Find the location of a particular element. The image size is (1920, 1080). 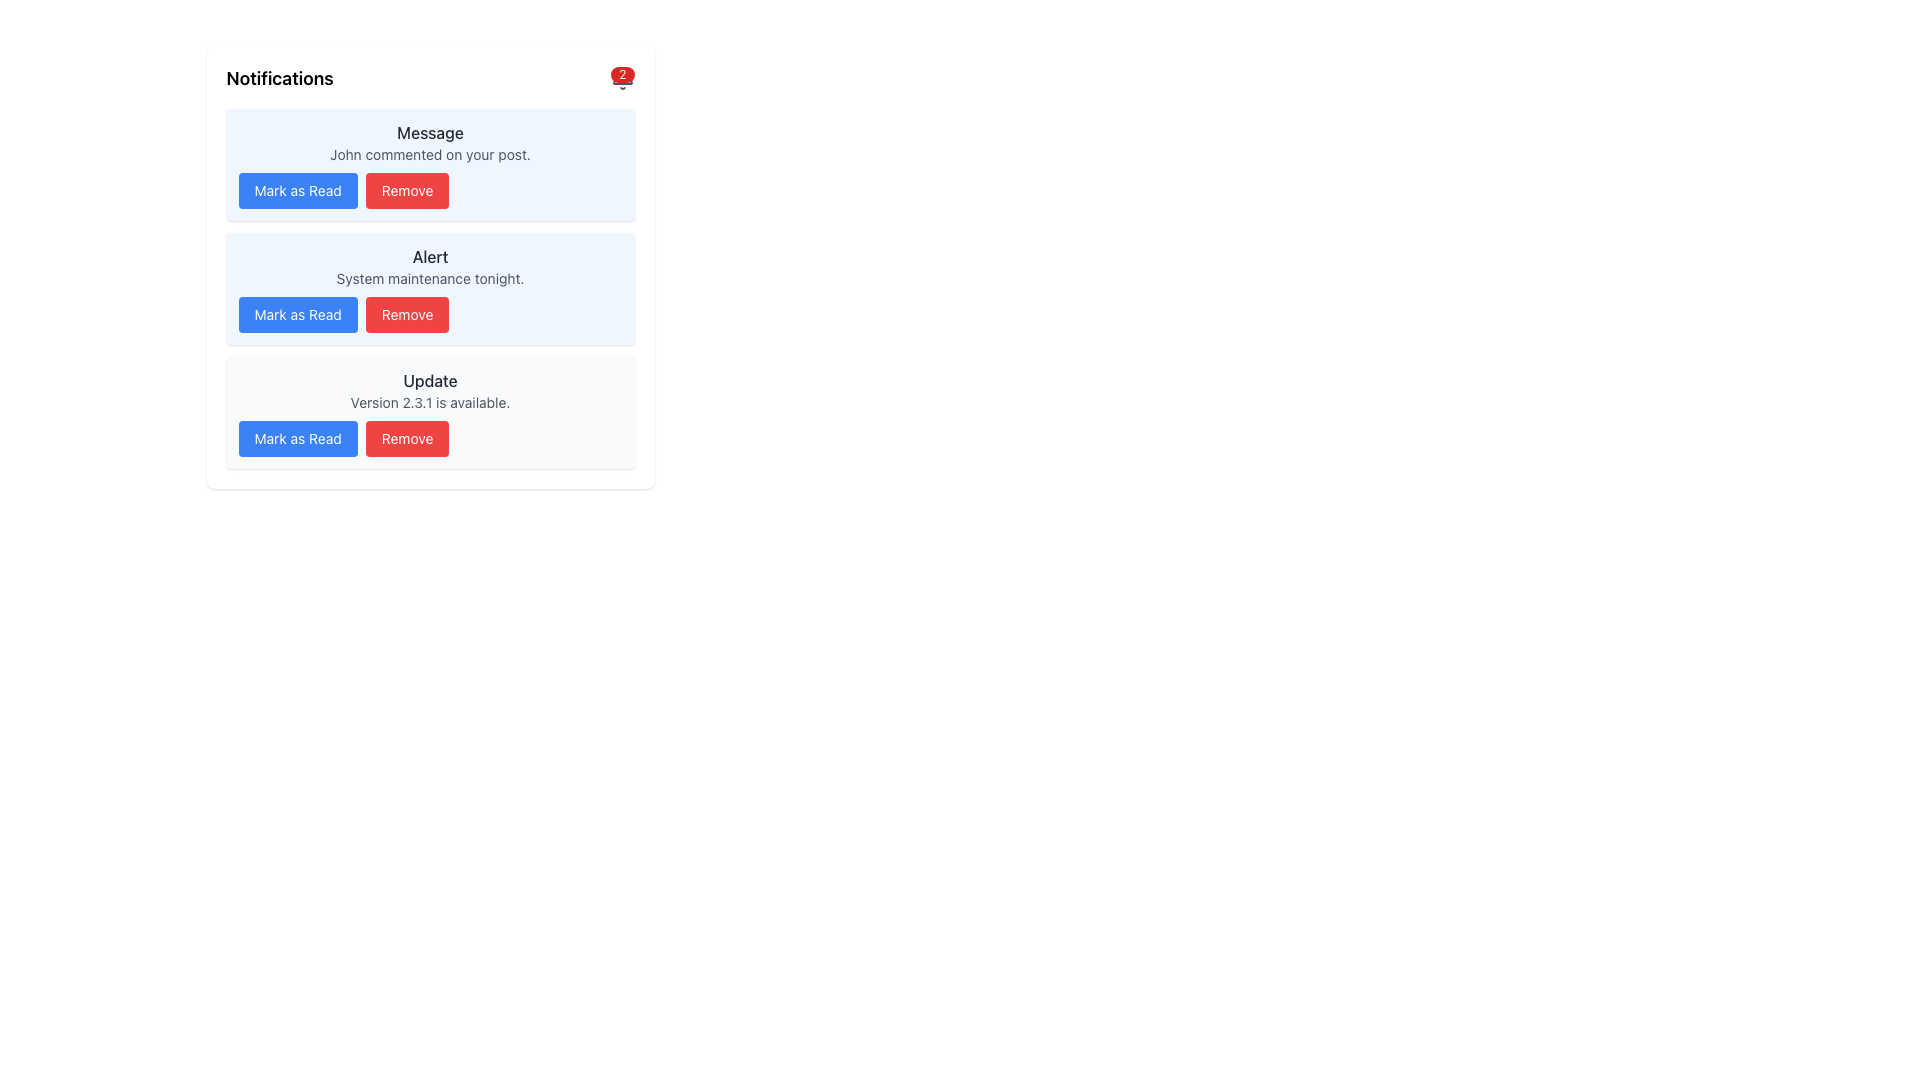

the Text Label informing about the upcoming system maintenance event, located within the second notification card titled 'Alert' is located at coordinates (429, 278).